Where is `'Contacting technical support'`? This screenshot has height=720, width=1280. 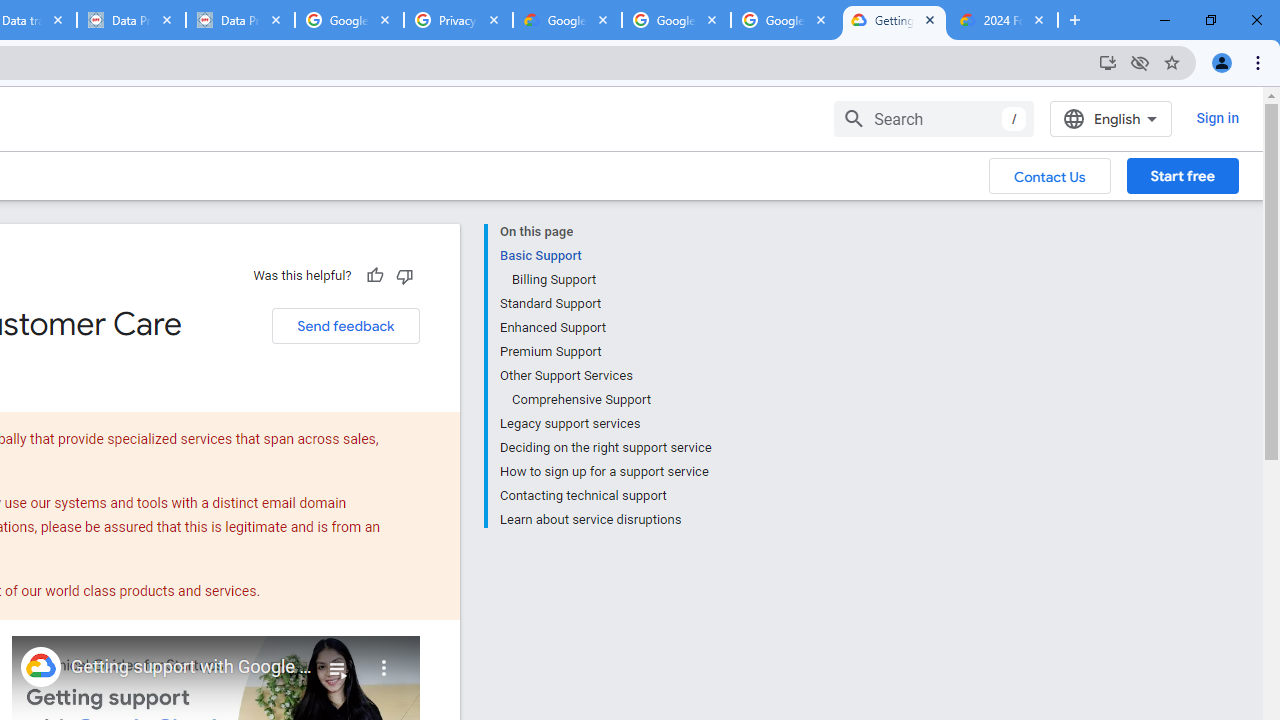
'Contacting technical support' is located at coordinates (604, 495).